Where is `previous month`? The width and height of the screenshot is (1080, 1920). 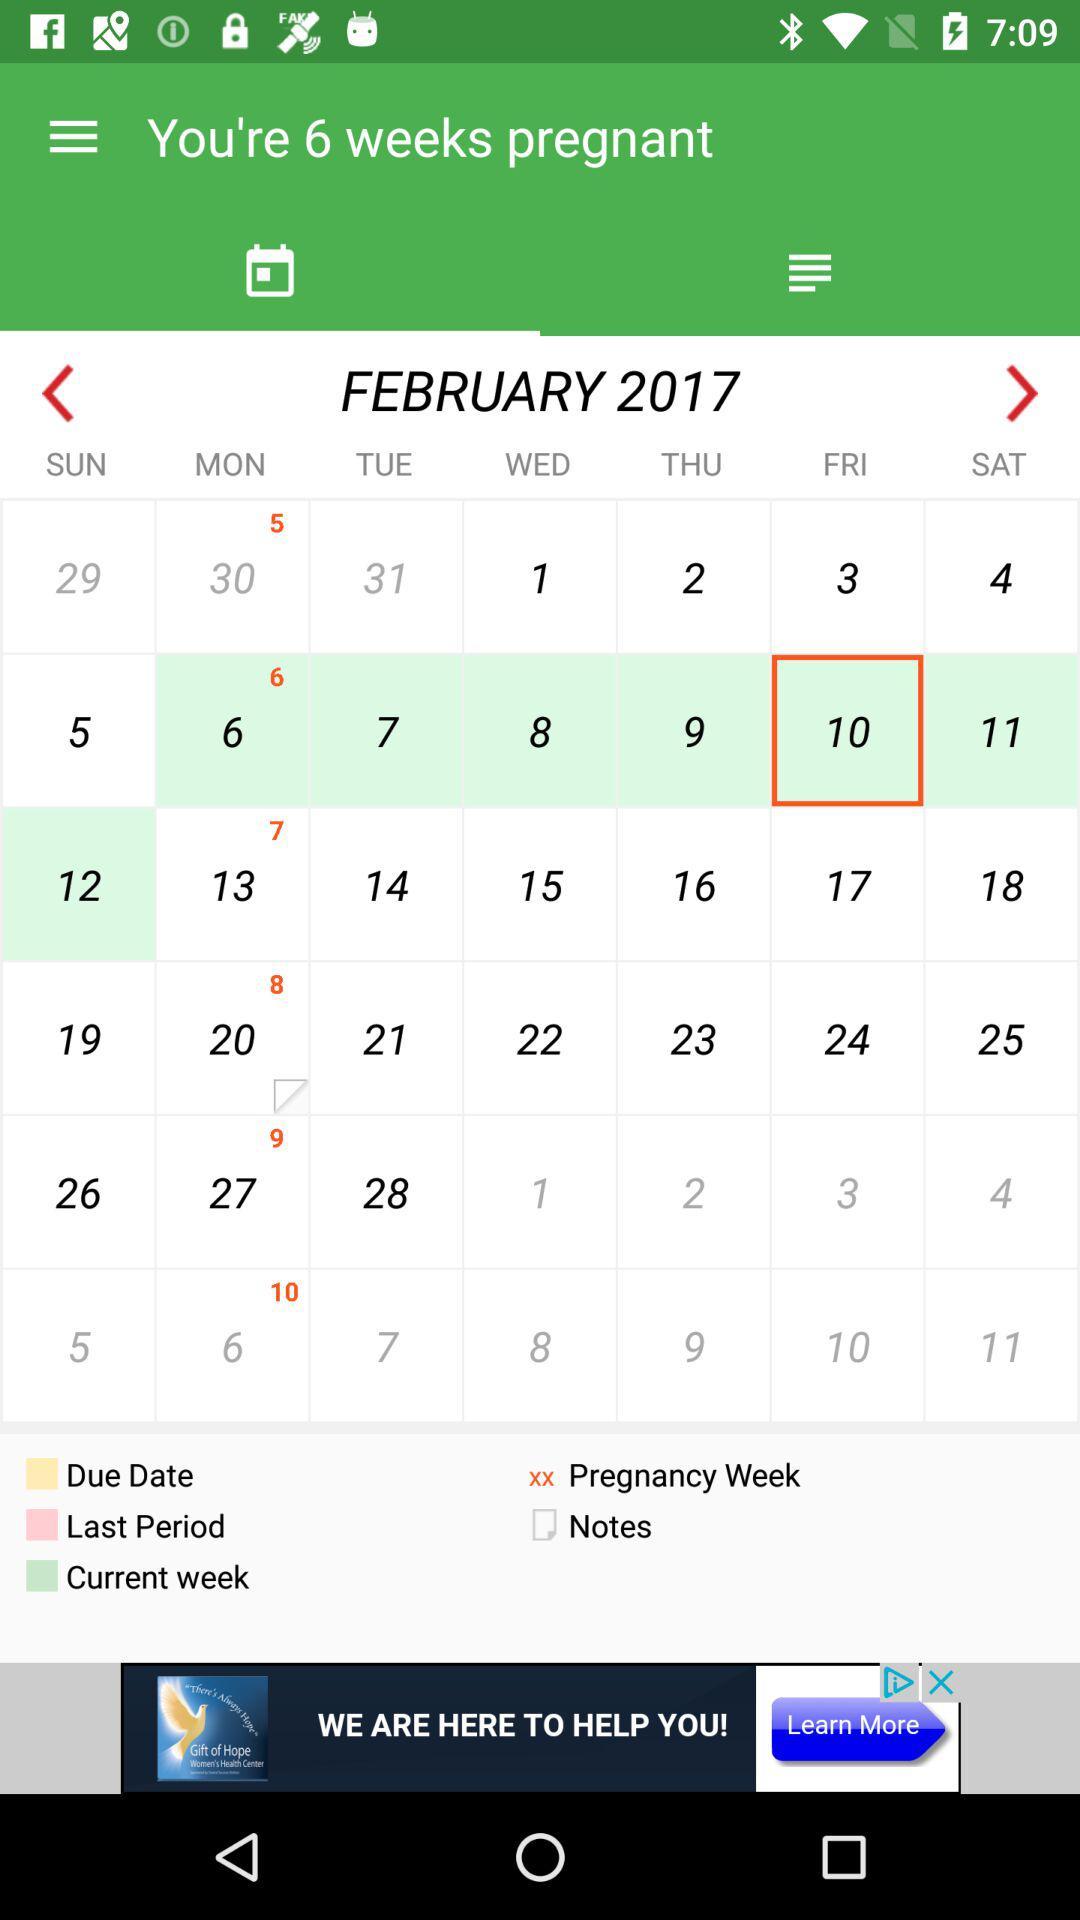
previous month is located at coordinates (56, 393).